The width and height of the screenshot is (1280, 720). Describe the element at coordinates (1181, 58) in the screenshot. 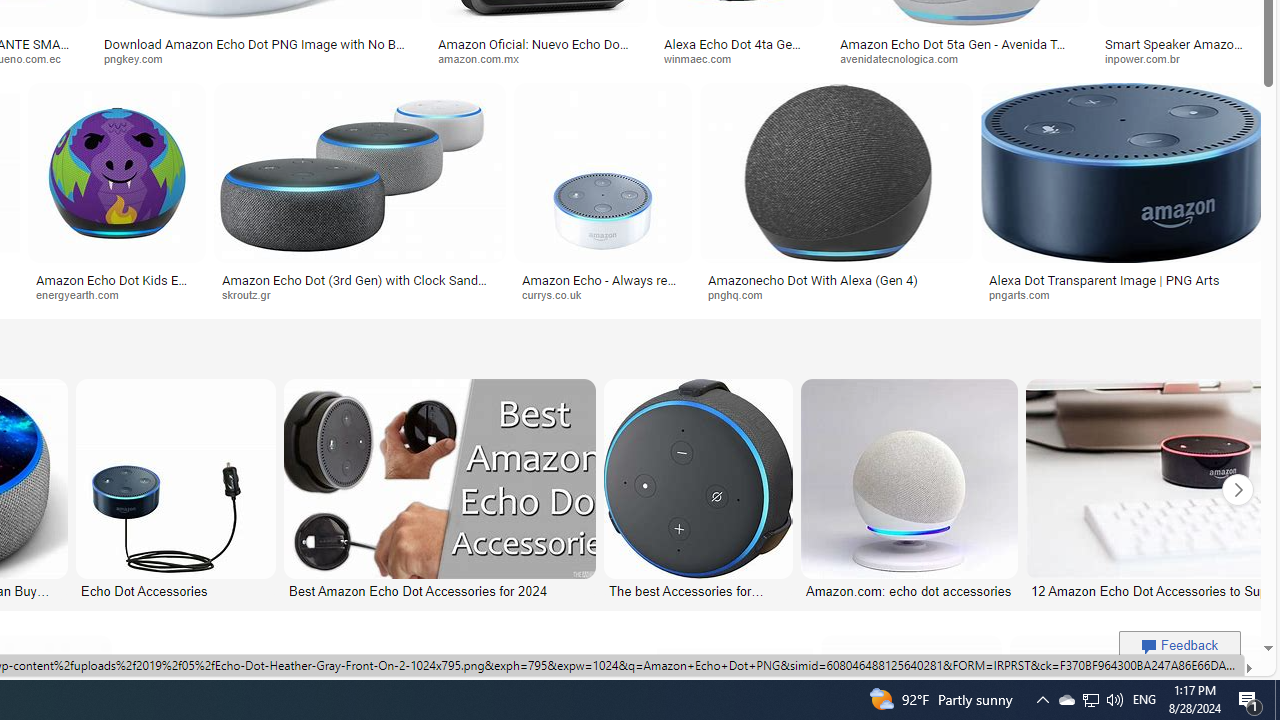

I see `'inpower.com.br'` at that location.